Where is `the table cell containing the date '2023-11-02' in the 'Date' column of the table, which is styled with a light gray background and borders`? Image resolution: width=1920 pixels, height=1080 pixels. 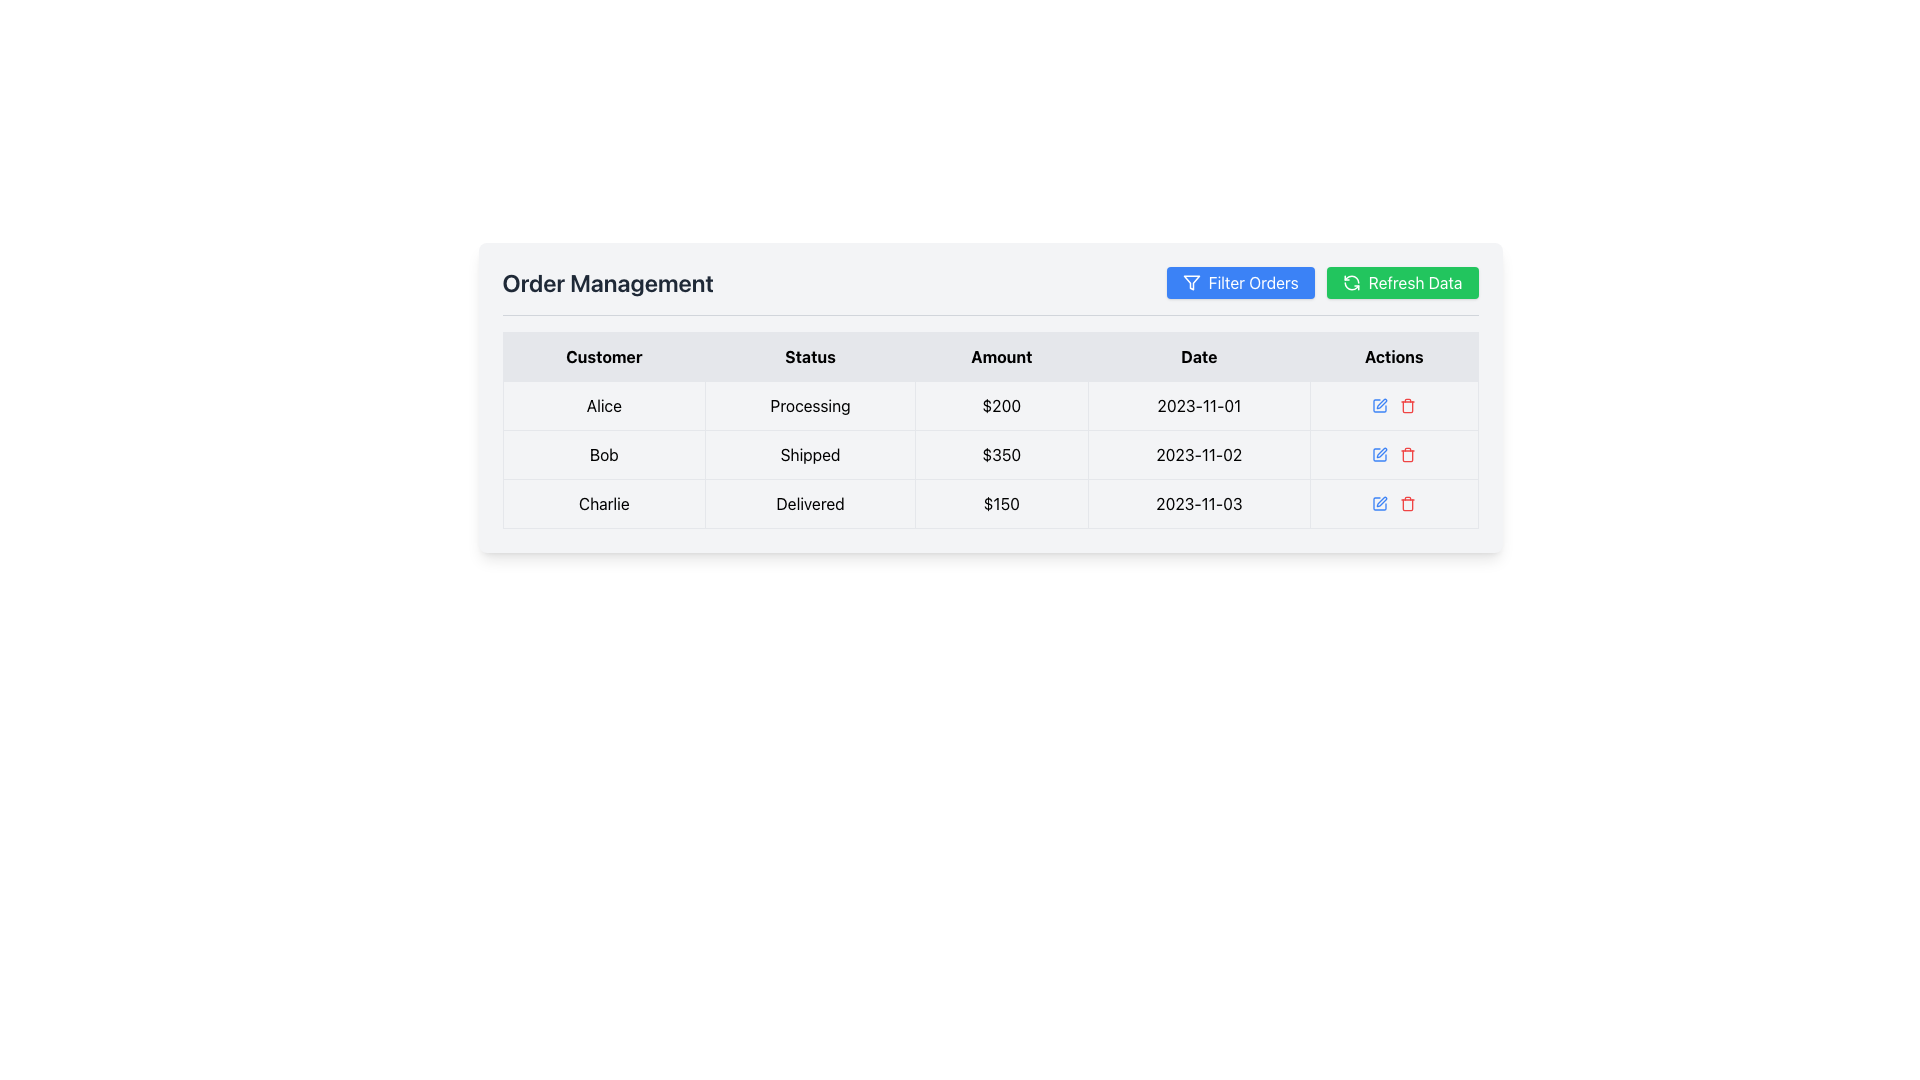 the table cell containing the date '2023-11-02' in the 'Date' column of the table, which is styled with a light gray background and borders is located at coordinates (1199, 455).